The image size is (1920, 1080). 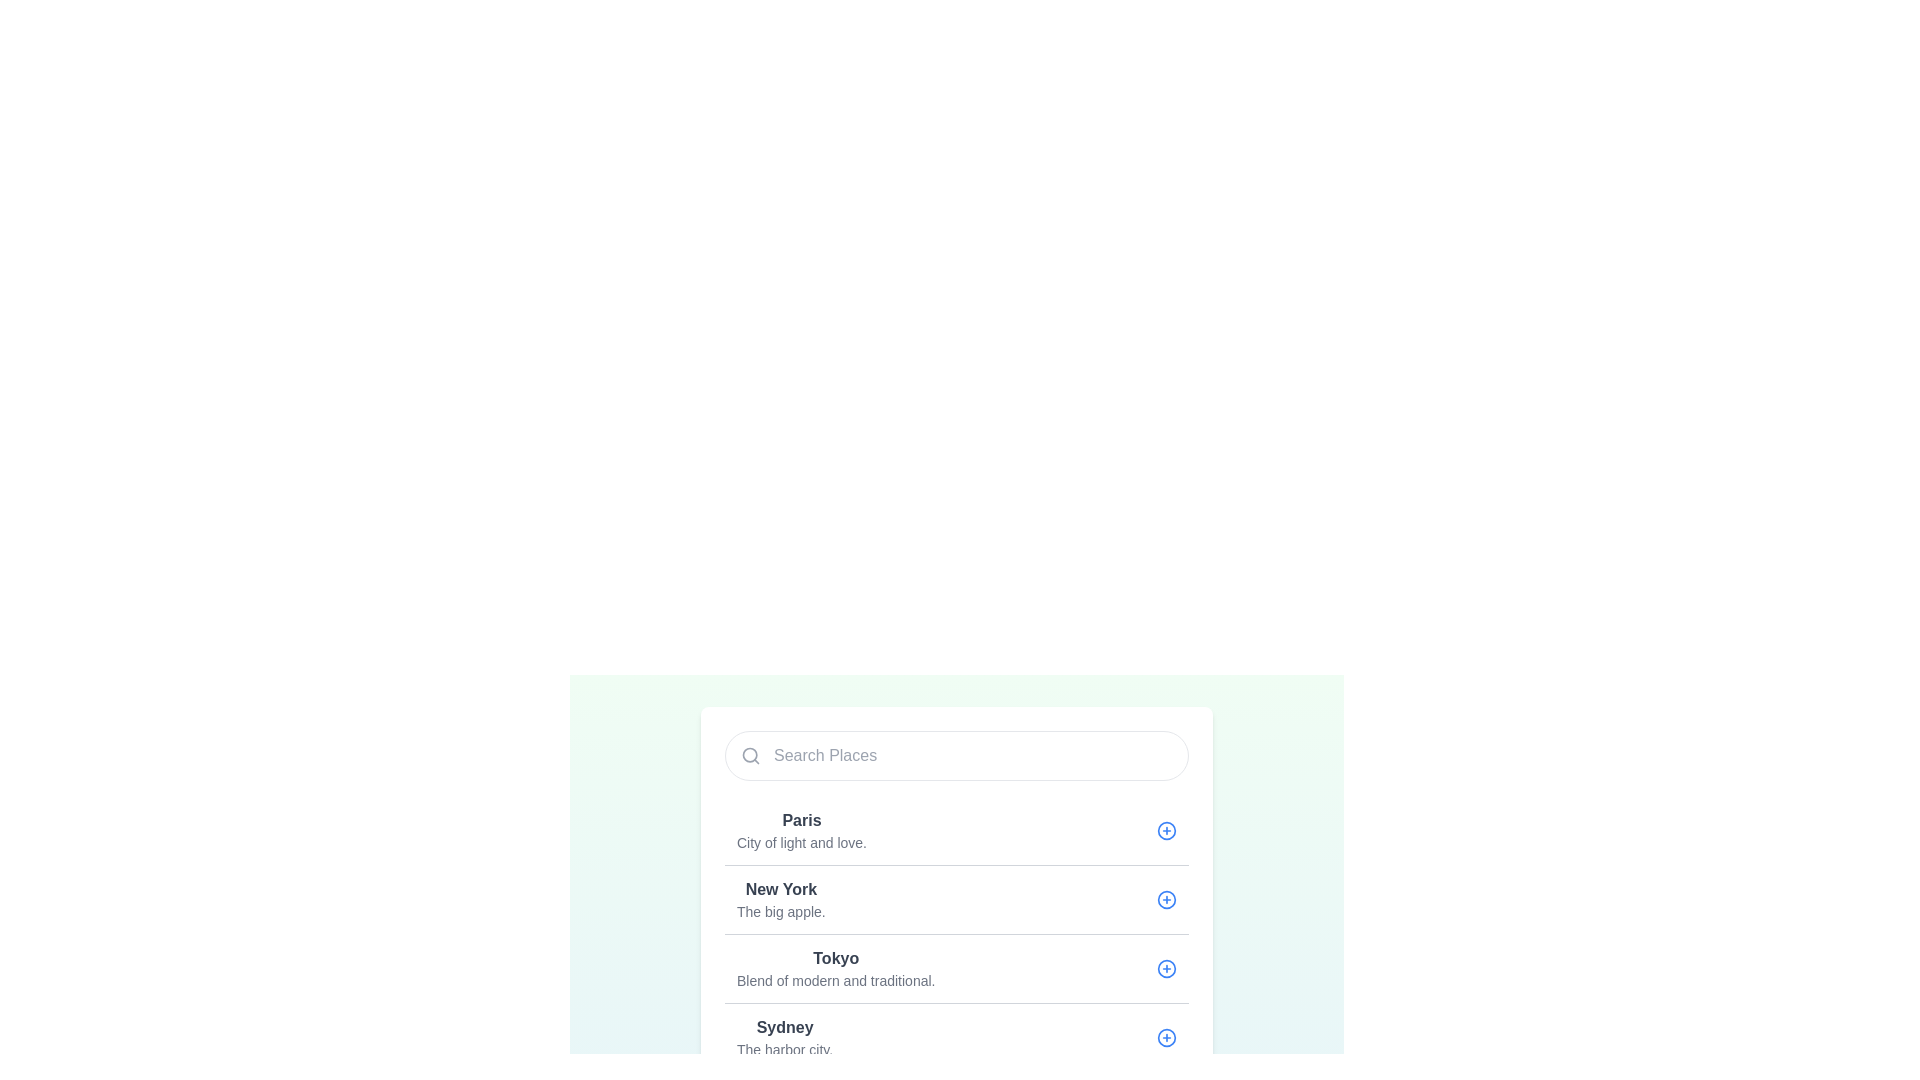 What do you see at coordinates (780, 898) in the screenshot?
I see `the Text block that displays 'New York' in bold, which is located in the second row of places, below 'Paris' and above 'Tokyo'` at bounding box center [780, 898].